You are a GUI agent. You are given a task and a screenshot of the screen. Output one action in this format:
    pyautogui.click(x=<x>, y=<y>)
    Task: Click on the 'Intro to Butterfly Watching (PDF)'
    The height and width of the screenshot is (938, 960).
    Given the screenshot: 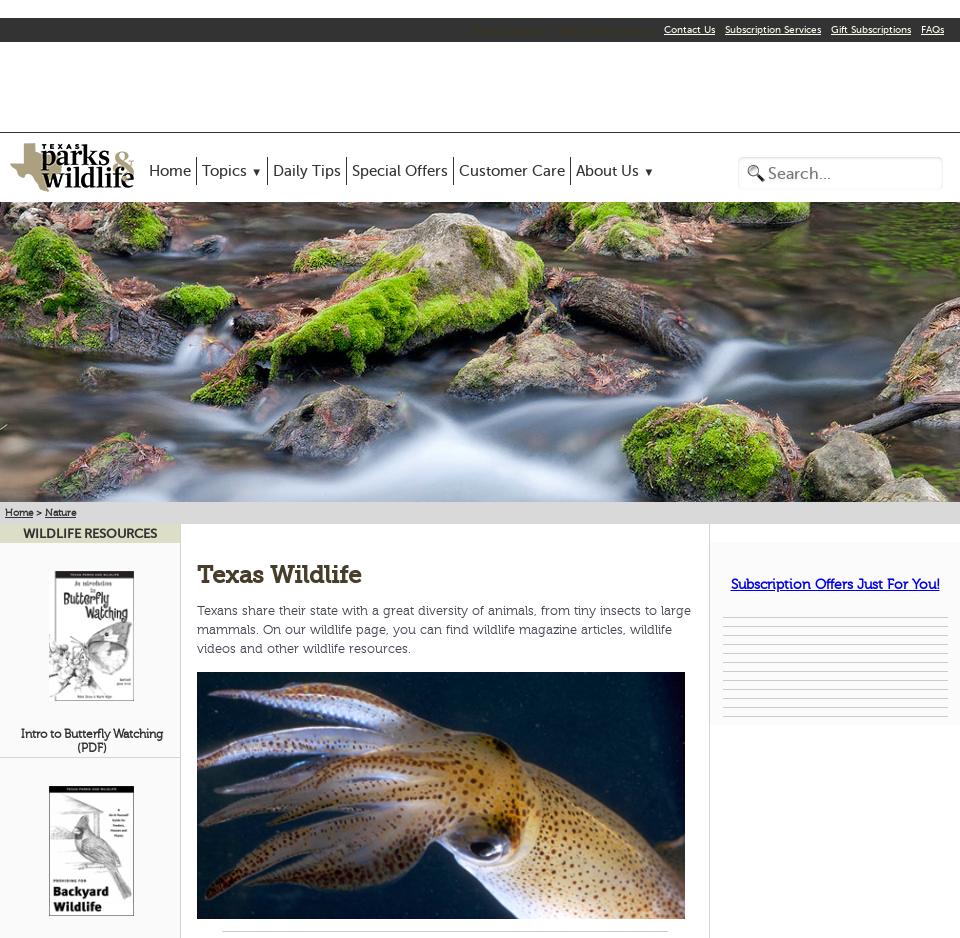 What is the action you would take?
    pyautogui.click(x=18, y=739)
    